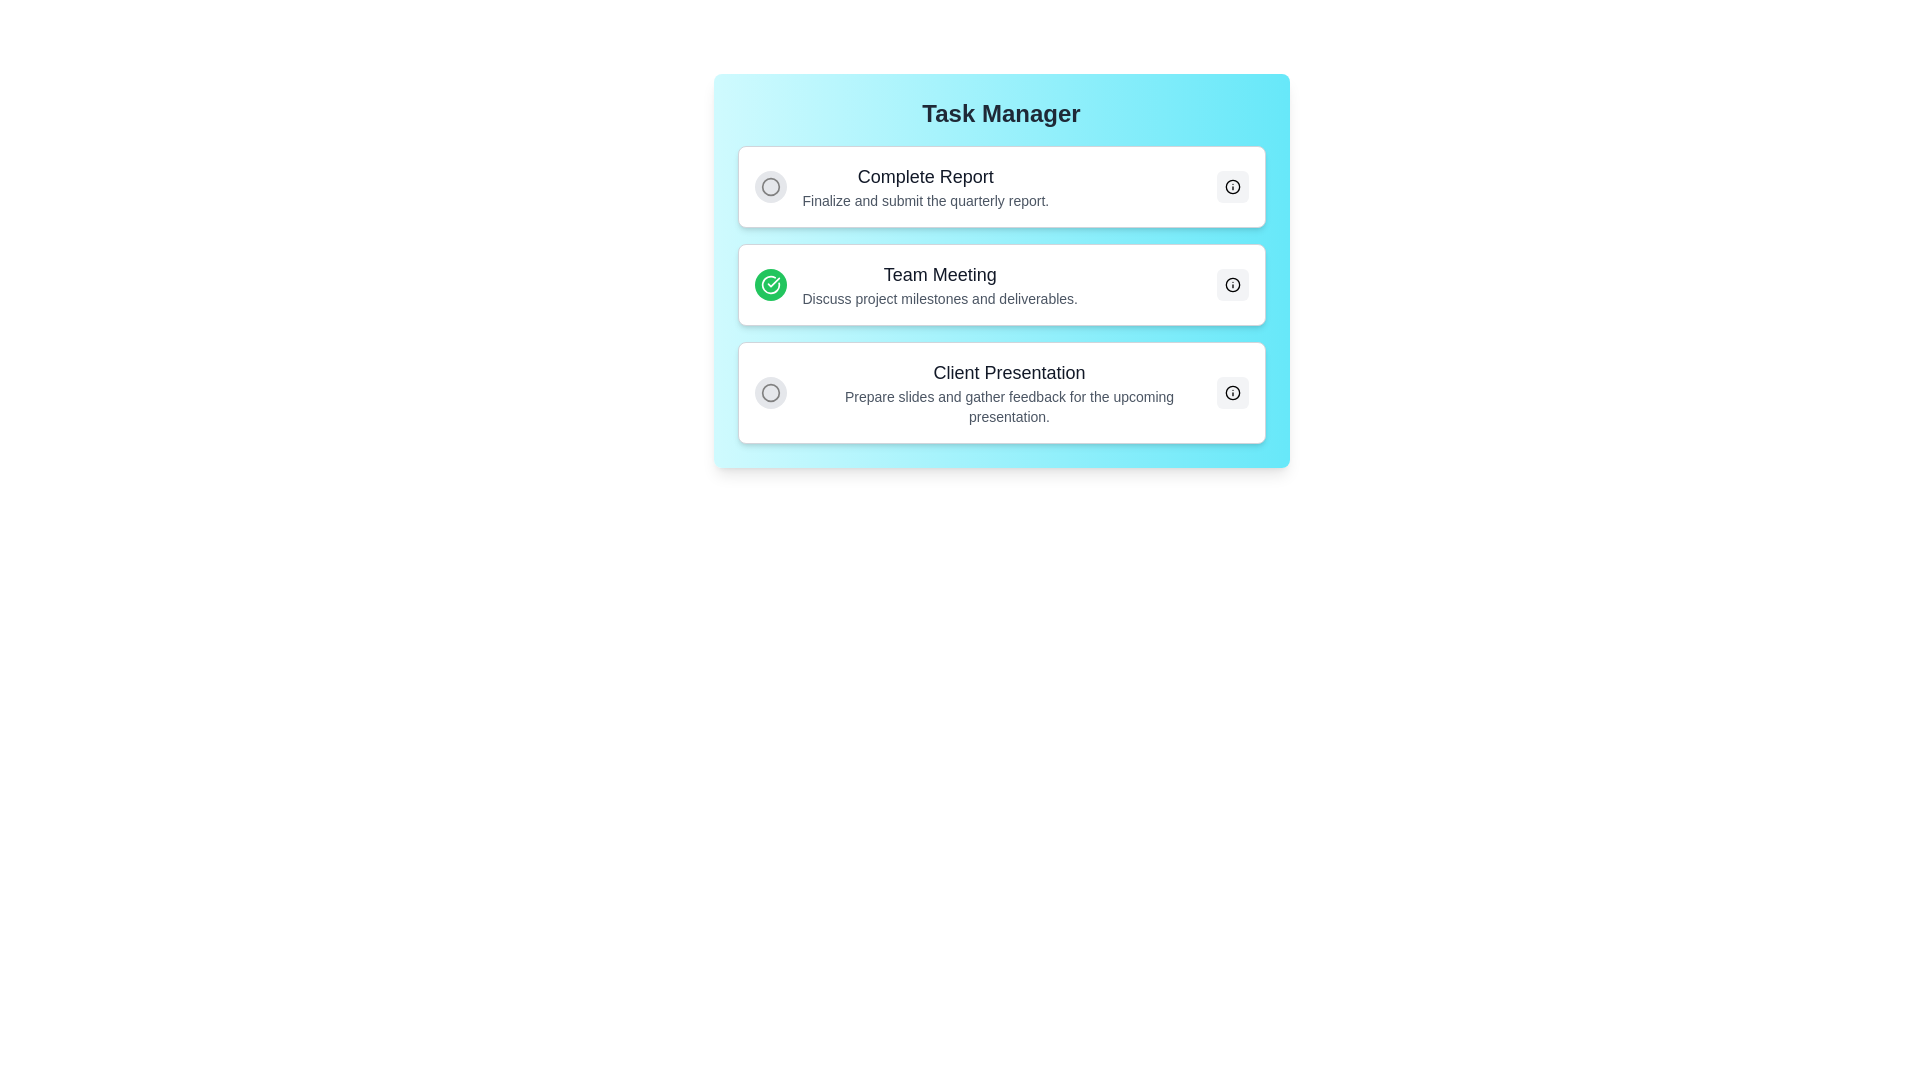 This screenshot has height=1080, width=1920. Describe the element at coordinates (1009, 393) in the screenshot. I see `the third list item in the task manager interface` at that location.